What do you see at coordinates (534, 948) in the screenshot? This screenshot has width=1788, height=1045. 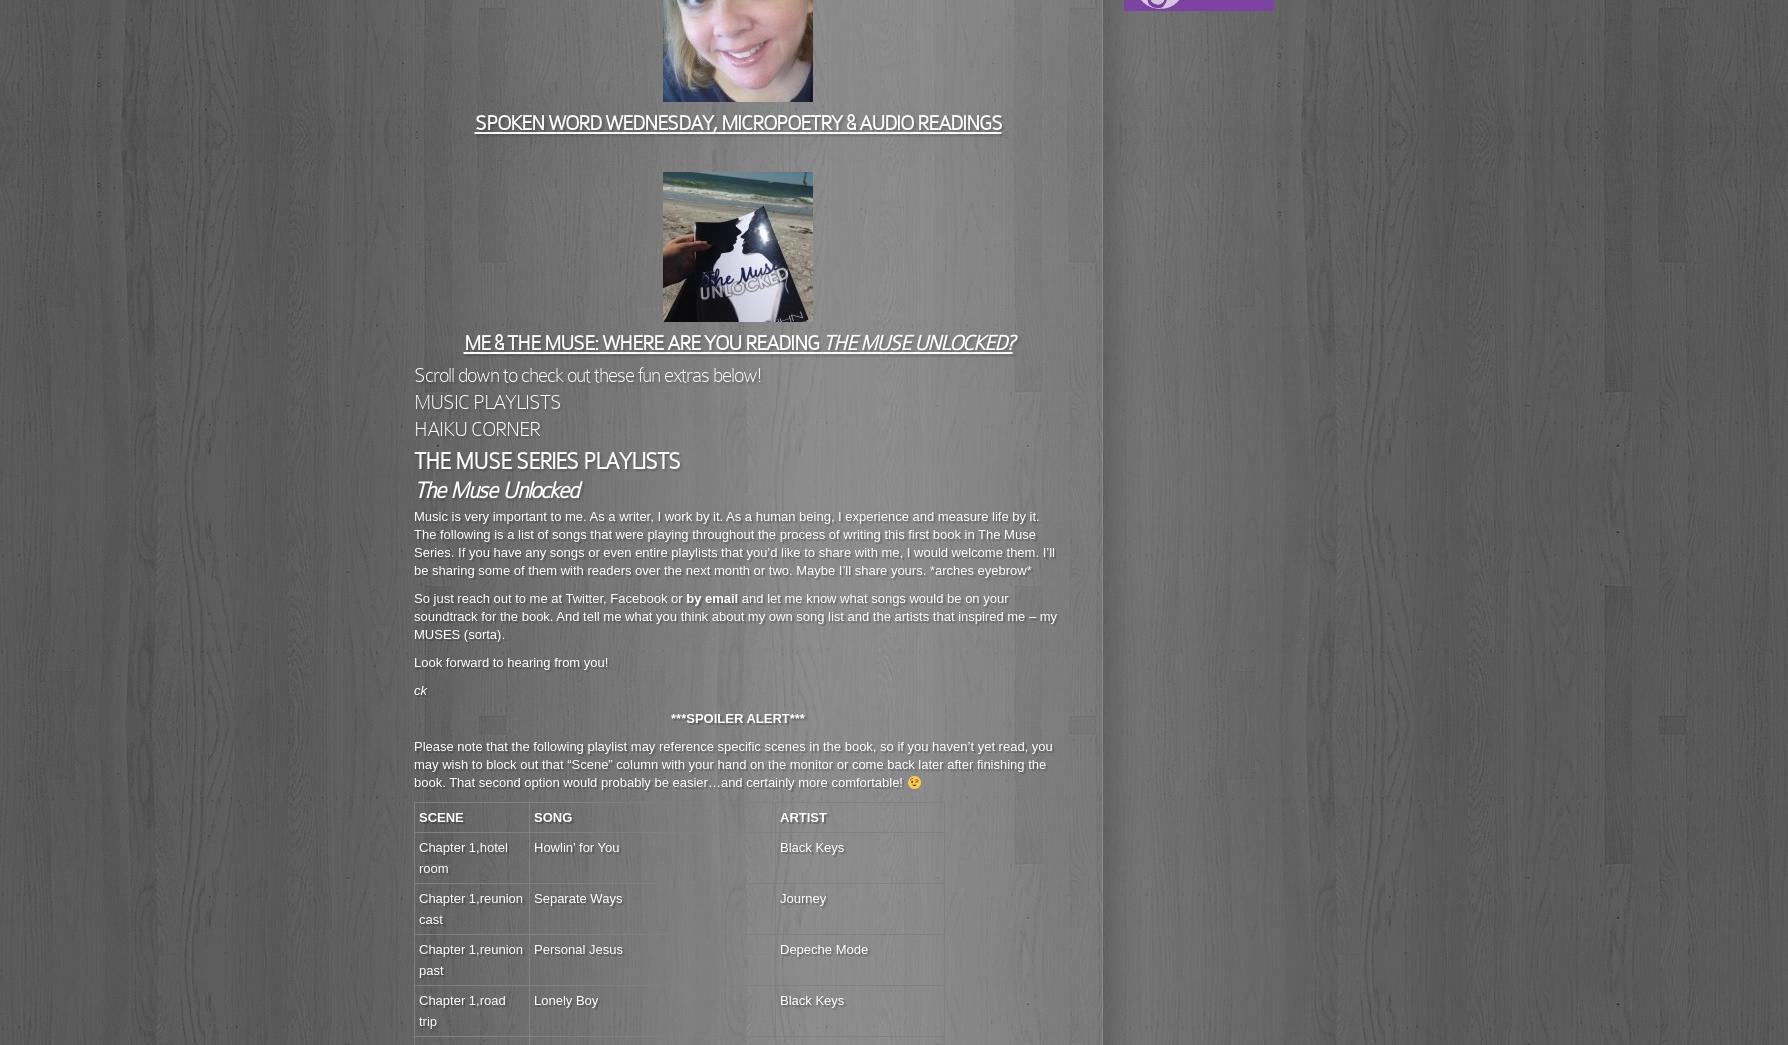 I see `'Personal Jesus'` at bounding box center [534, 948].